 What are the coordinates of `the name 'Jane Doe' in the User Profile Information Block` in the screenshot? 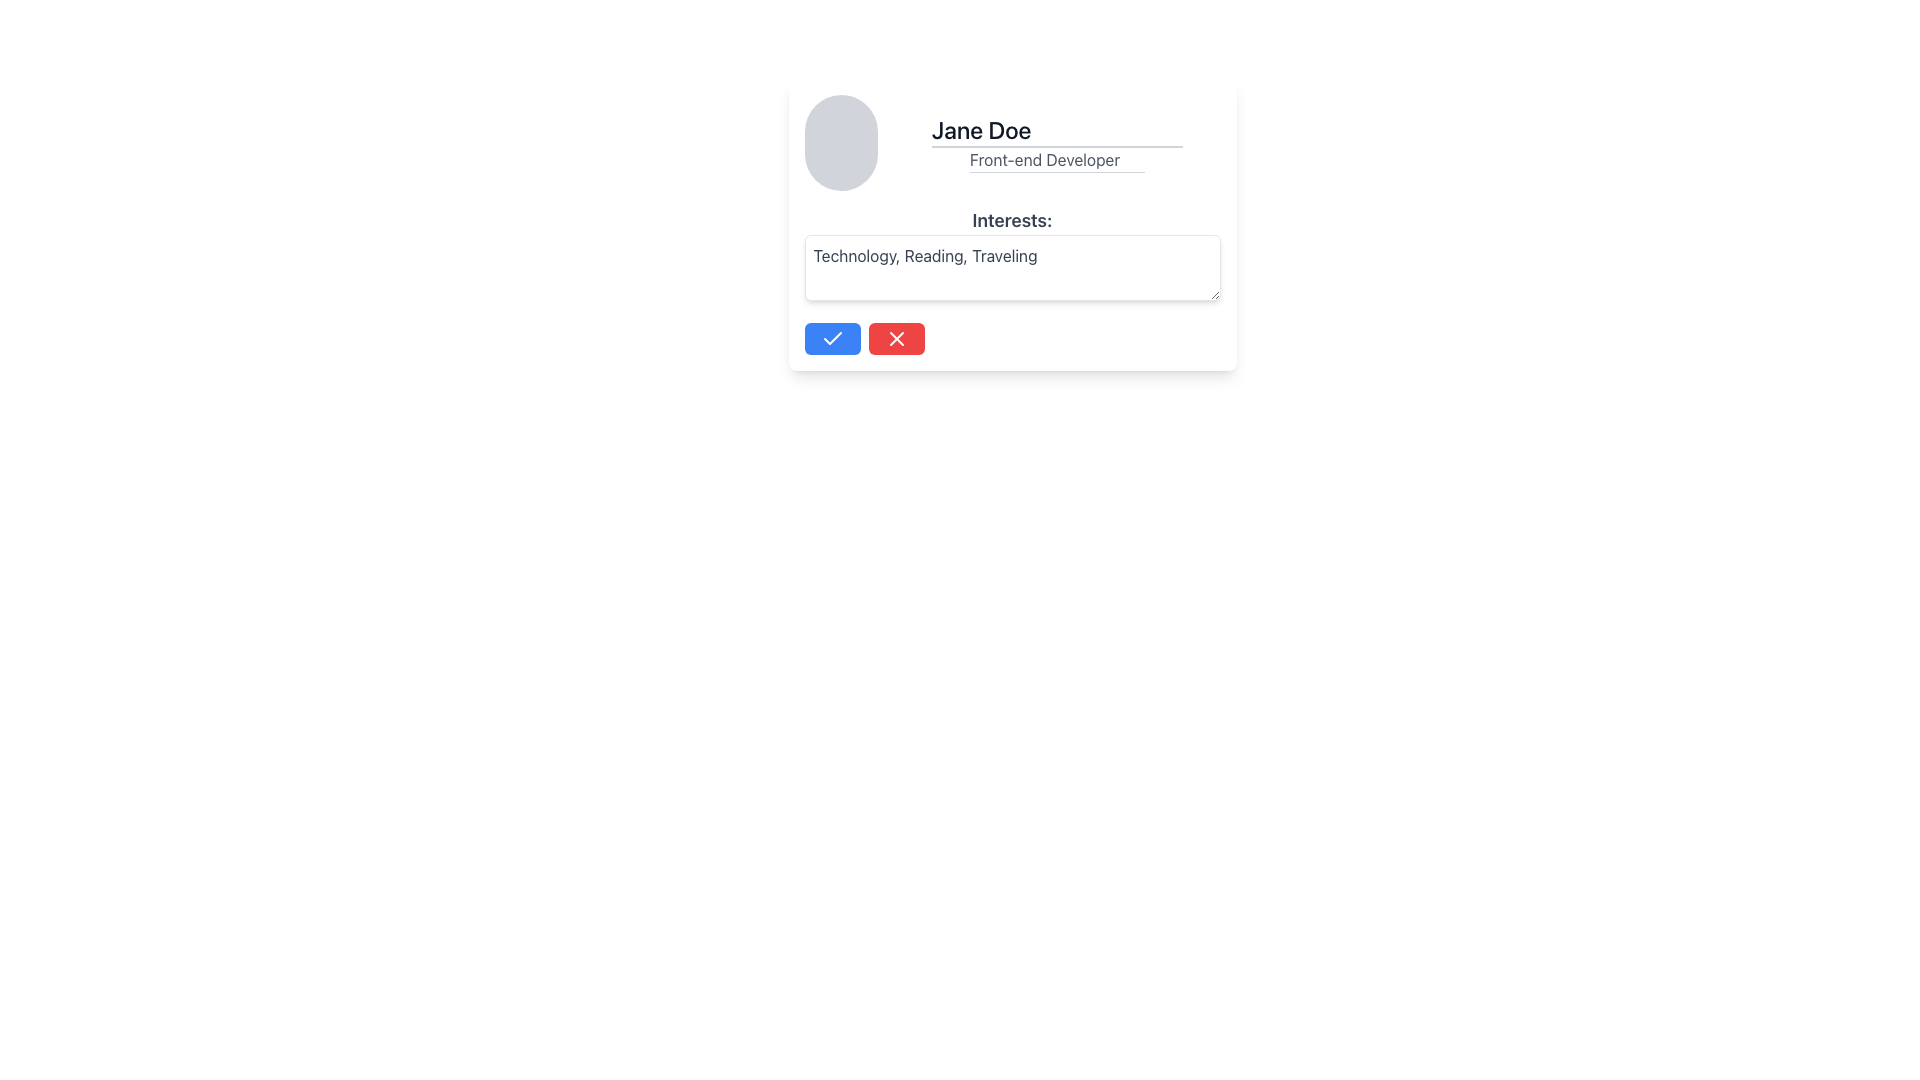 It's located at (1012, 141).